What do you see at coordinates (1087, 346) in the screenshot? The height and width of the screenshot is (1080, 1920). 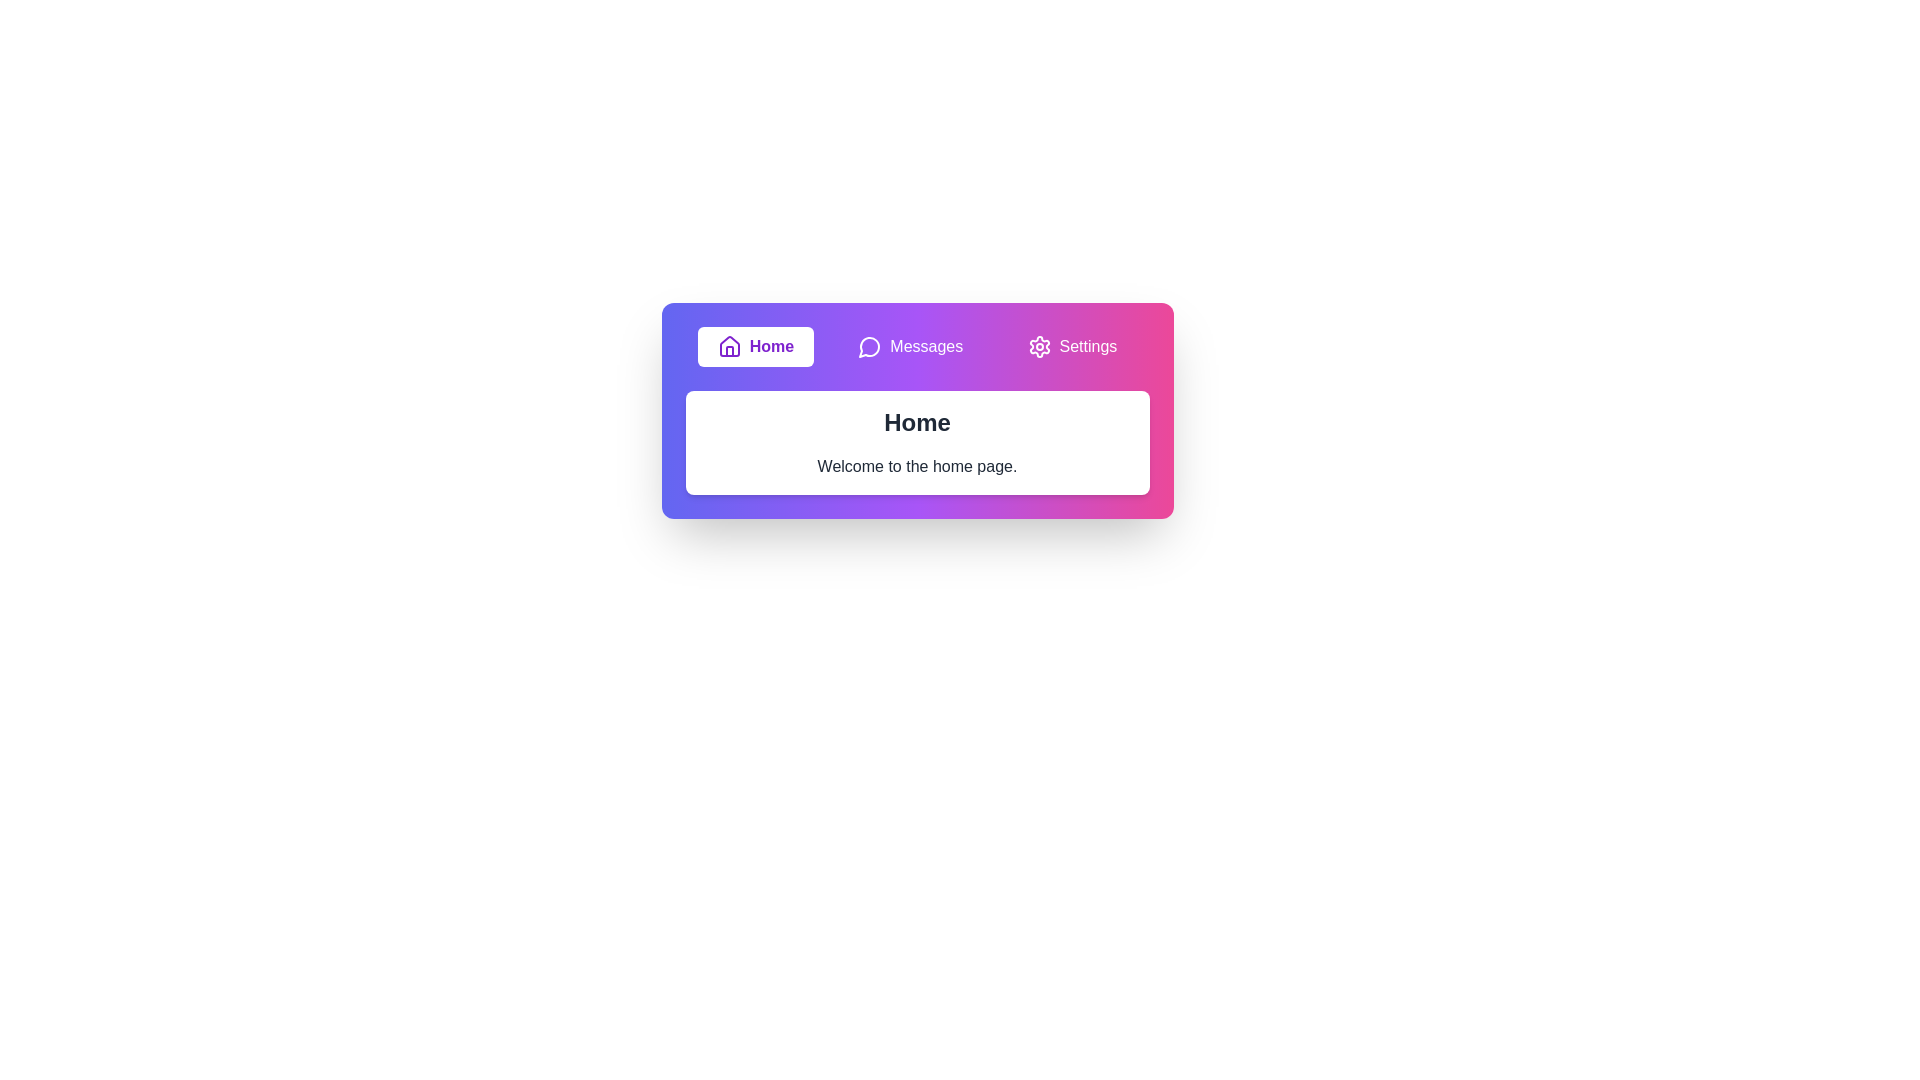 I see `the 'Settings' button, which is the rightmost item in the navigation bar` at bounding box center [1087, 346].